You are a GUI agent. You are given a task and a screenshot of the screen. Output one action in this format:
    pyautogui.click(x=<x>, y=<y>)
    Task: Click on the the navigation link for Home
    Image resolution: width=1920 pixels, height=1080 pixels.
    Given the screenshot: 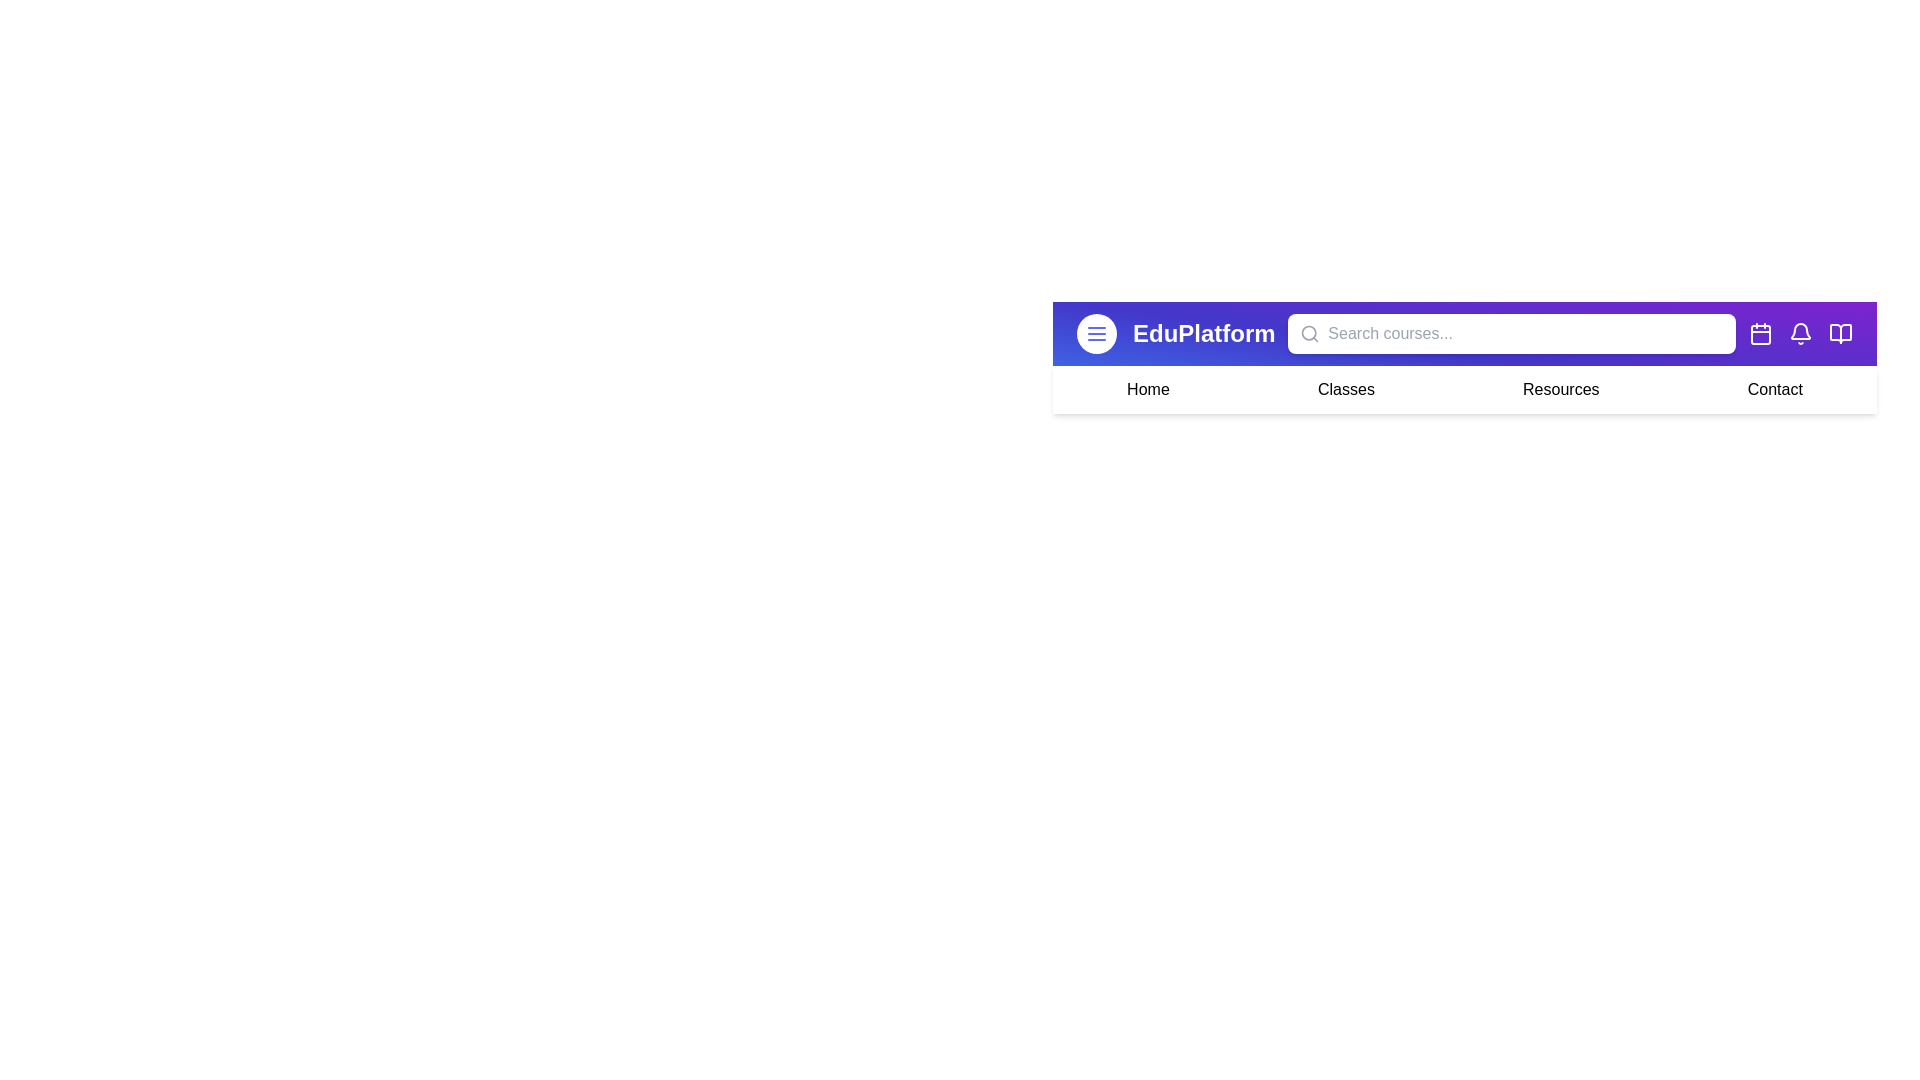 What is the action you would take?
    pyautogui.click(x=1147, y=389)
    